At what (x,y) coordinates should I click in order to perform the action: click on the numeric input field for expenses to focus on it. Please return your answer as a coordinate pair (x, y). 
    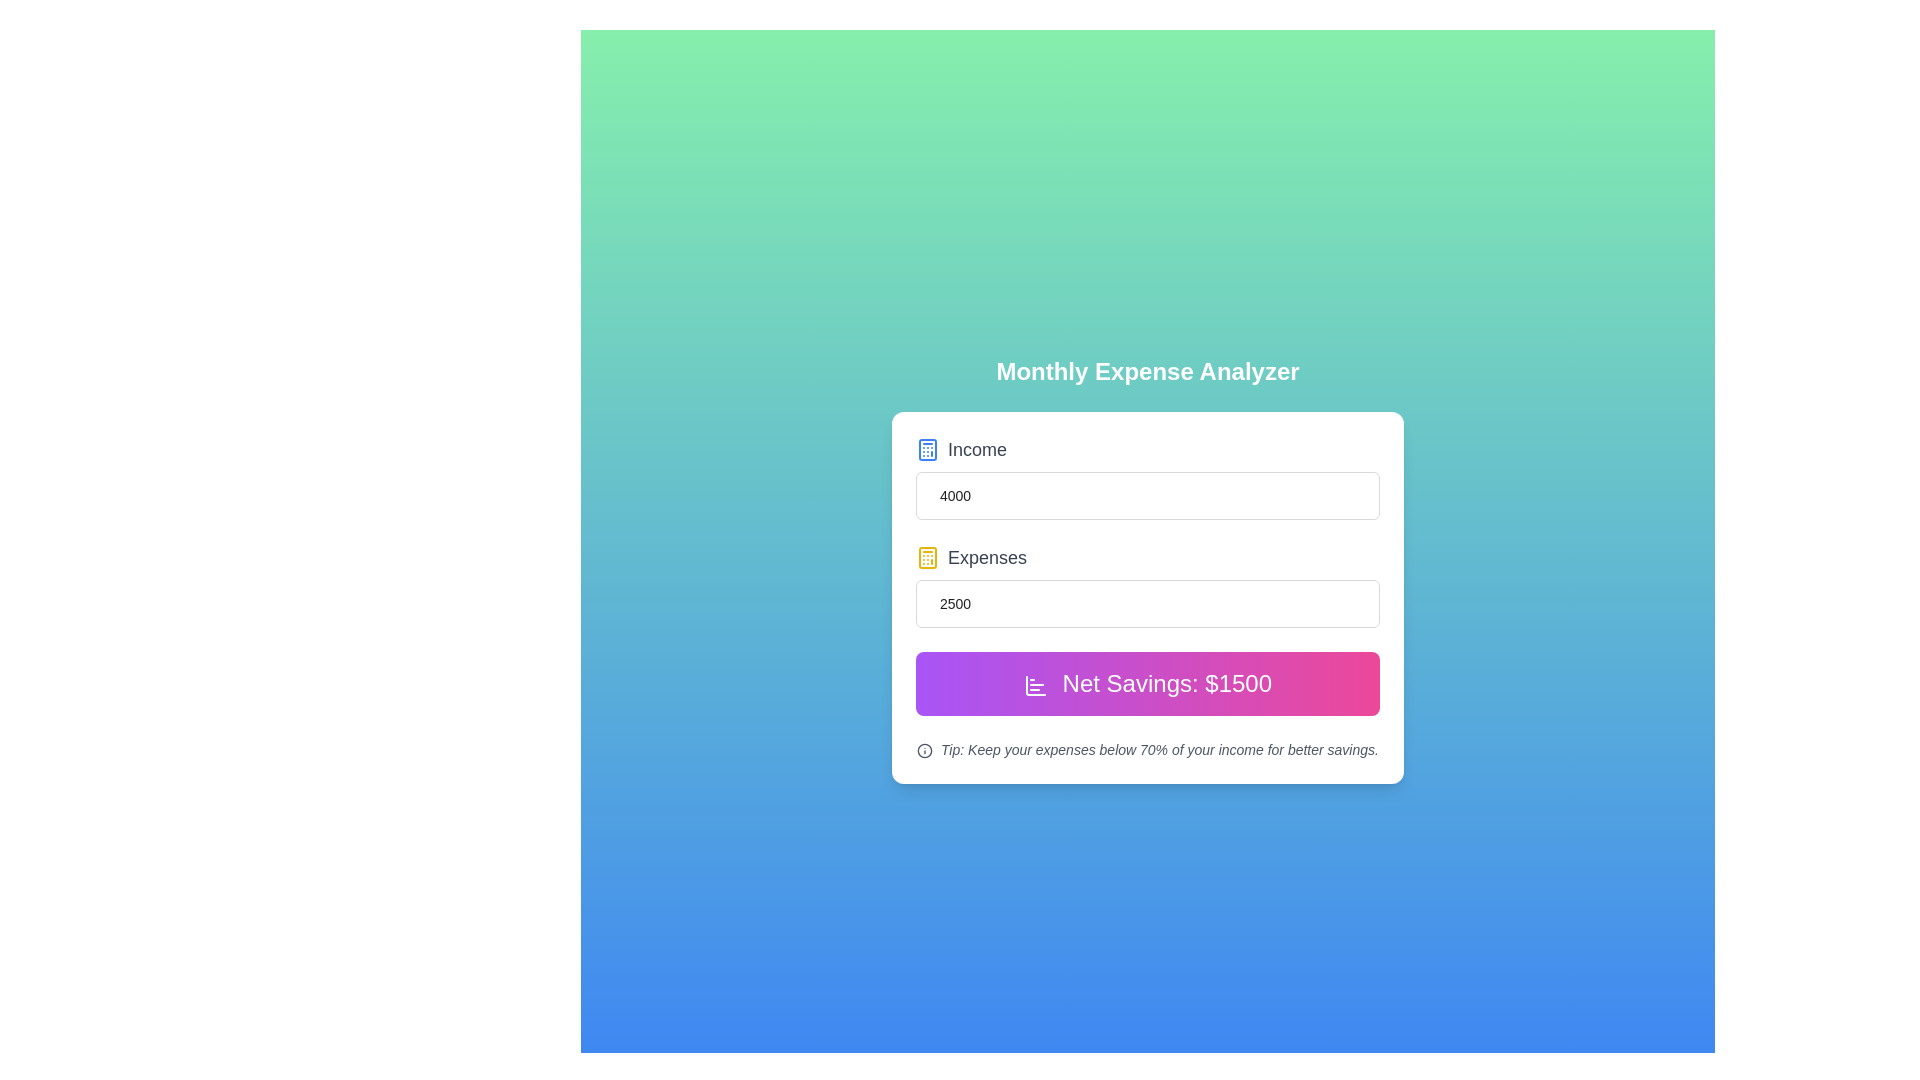
    Looking at the image, I should click on (1147, 603).